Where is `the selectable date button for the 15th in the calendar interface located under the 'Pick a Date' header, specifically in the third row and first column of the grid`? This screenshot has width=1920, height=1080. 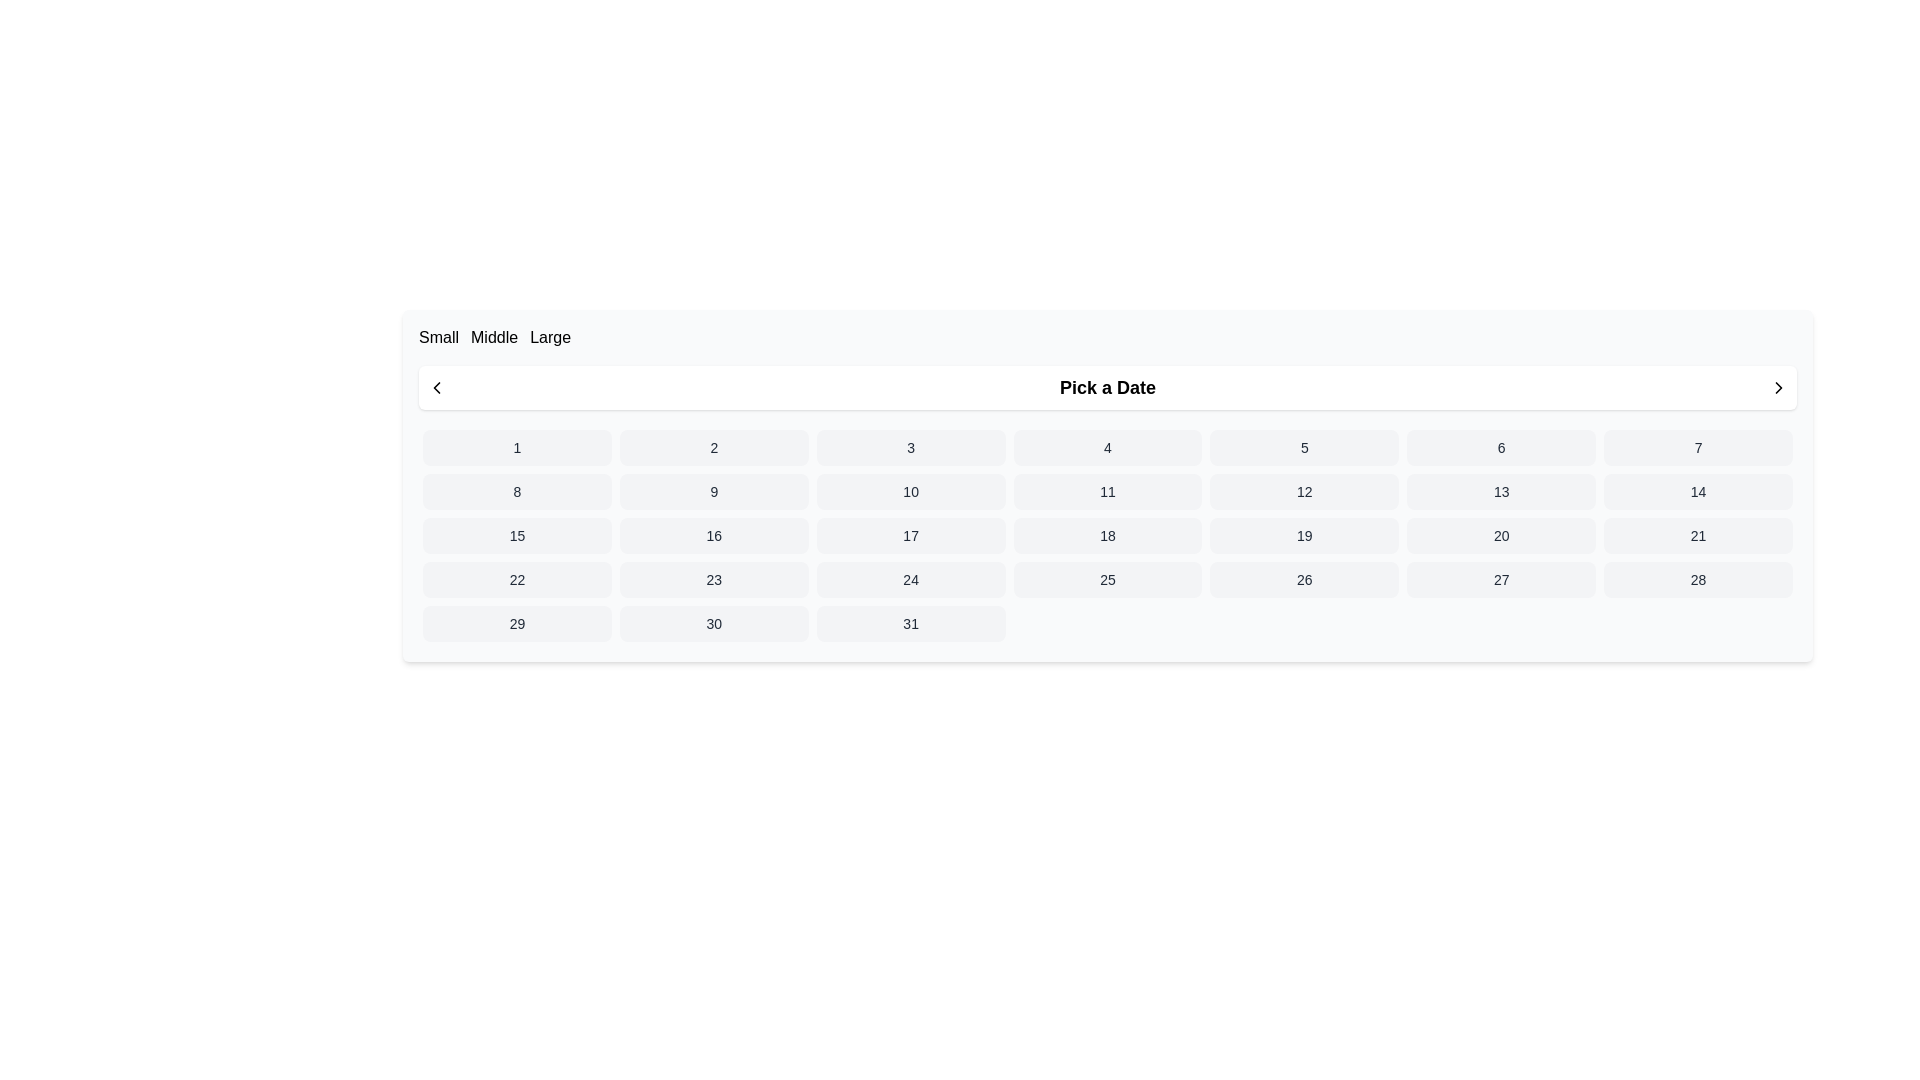 the selectable date button for the 15th in the calendar interface located under the 'Pick a Date' header, specifically in the third row and first column of the grid is located at coordinates (517, 535).